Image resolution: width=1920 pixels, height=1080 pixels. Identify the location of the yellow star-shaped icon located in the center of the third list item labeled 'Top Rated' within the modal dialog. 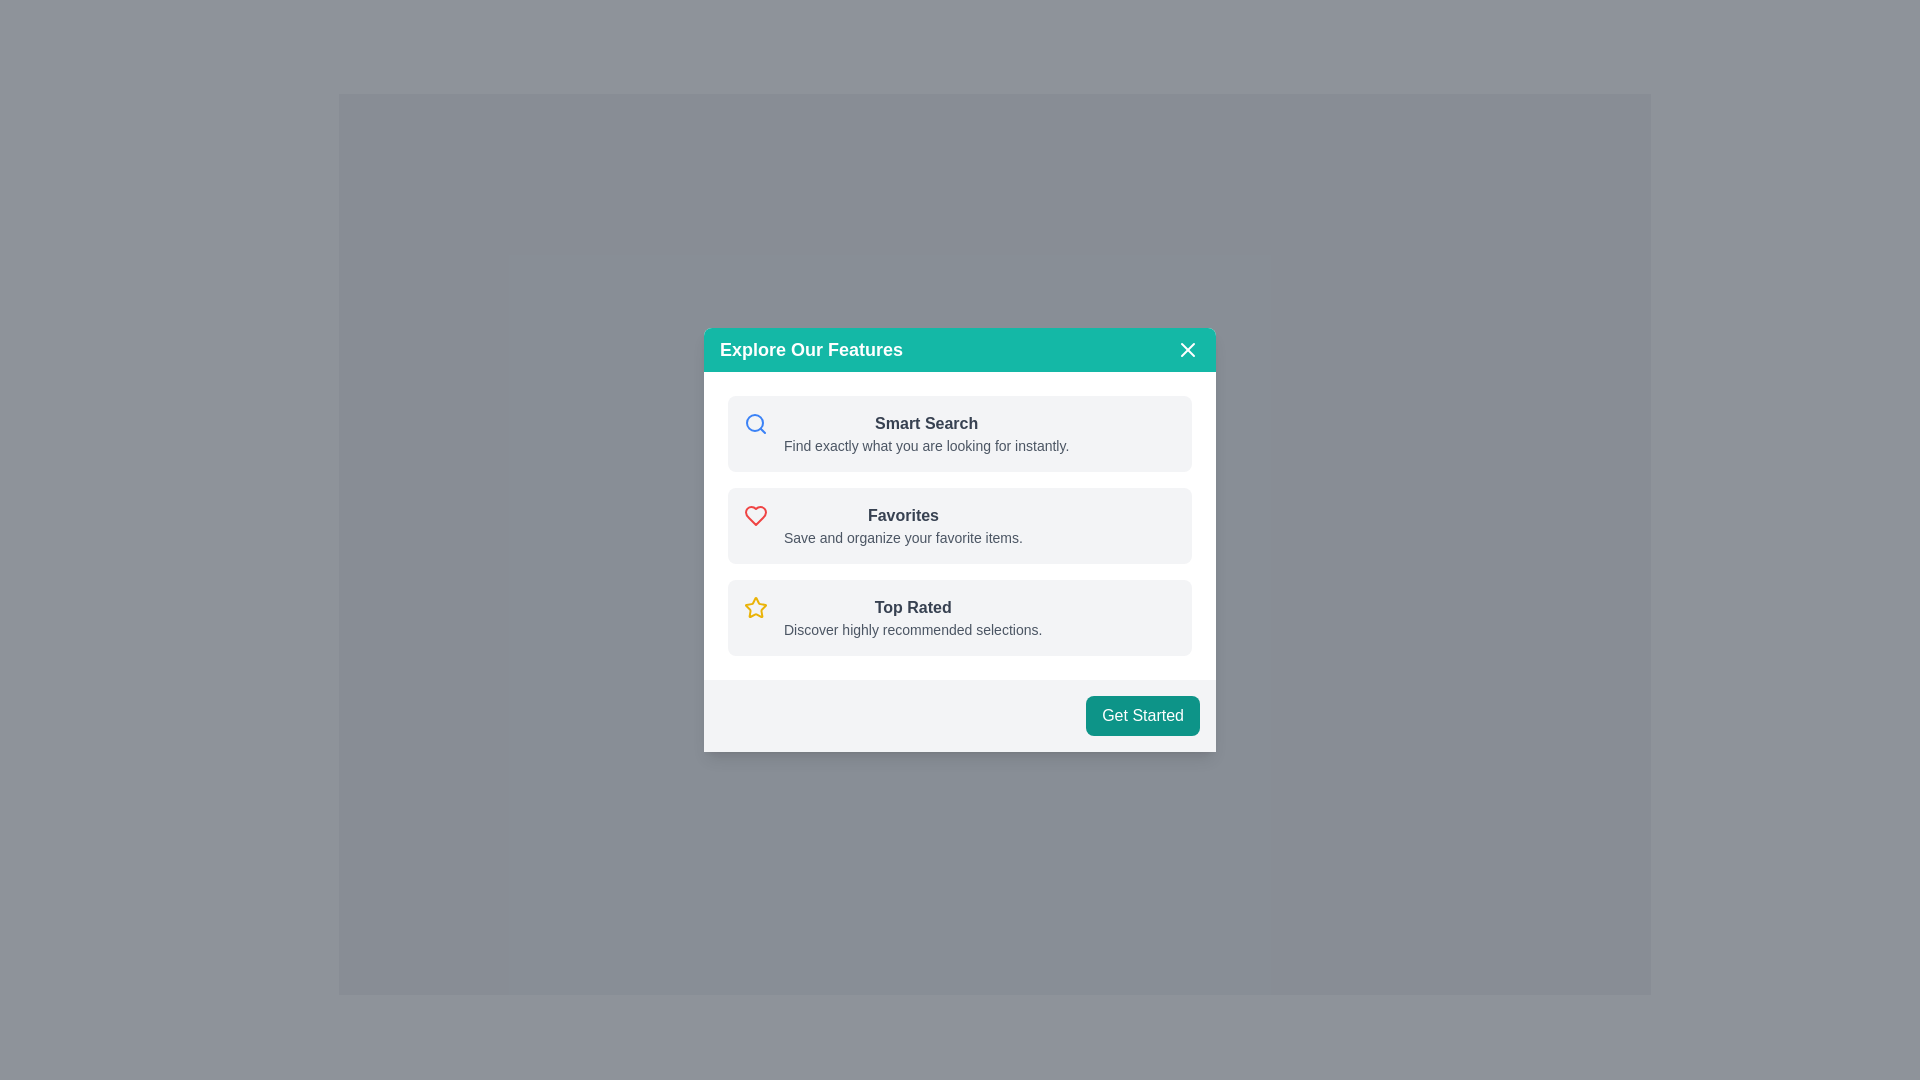
(754, 606).